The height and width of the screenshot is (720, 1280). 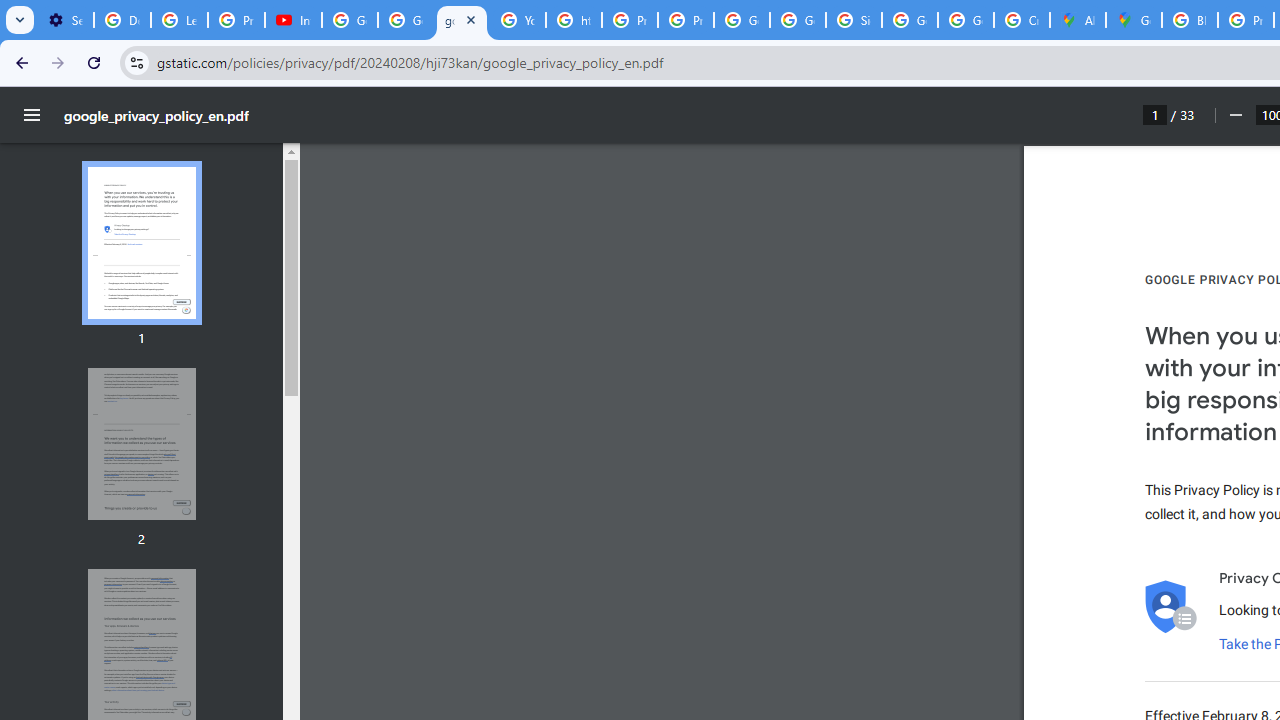 What do you see at coordinates (179, 20) in the screenshot?
I see `'Learn how to find your photos - Google Photos Help'` at bounding box center [179, 20].